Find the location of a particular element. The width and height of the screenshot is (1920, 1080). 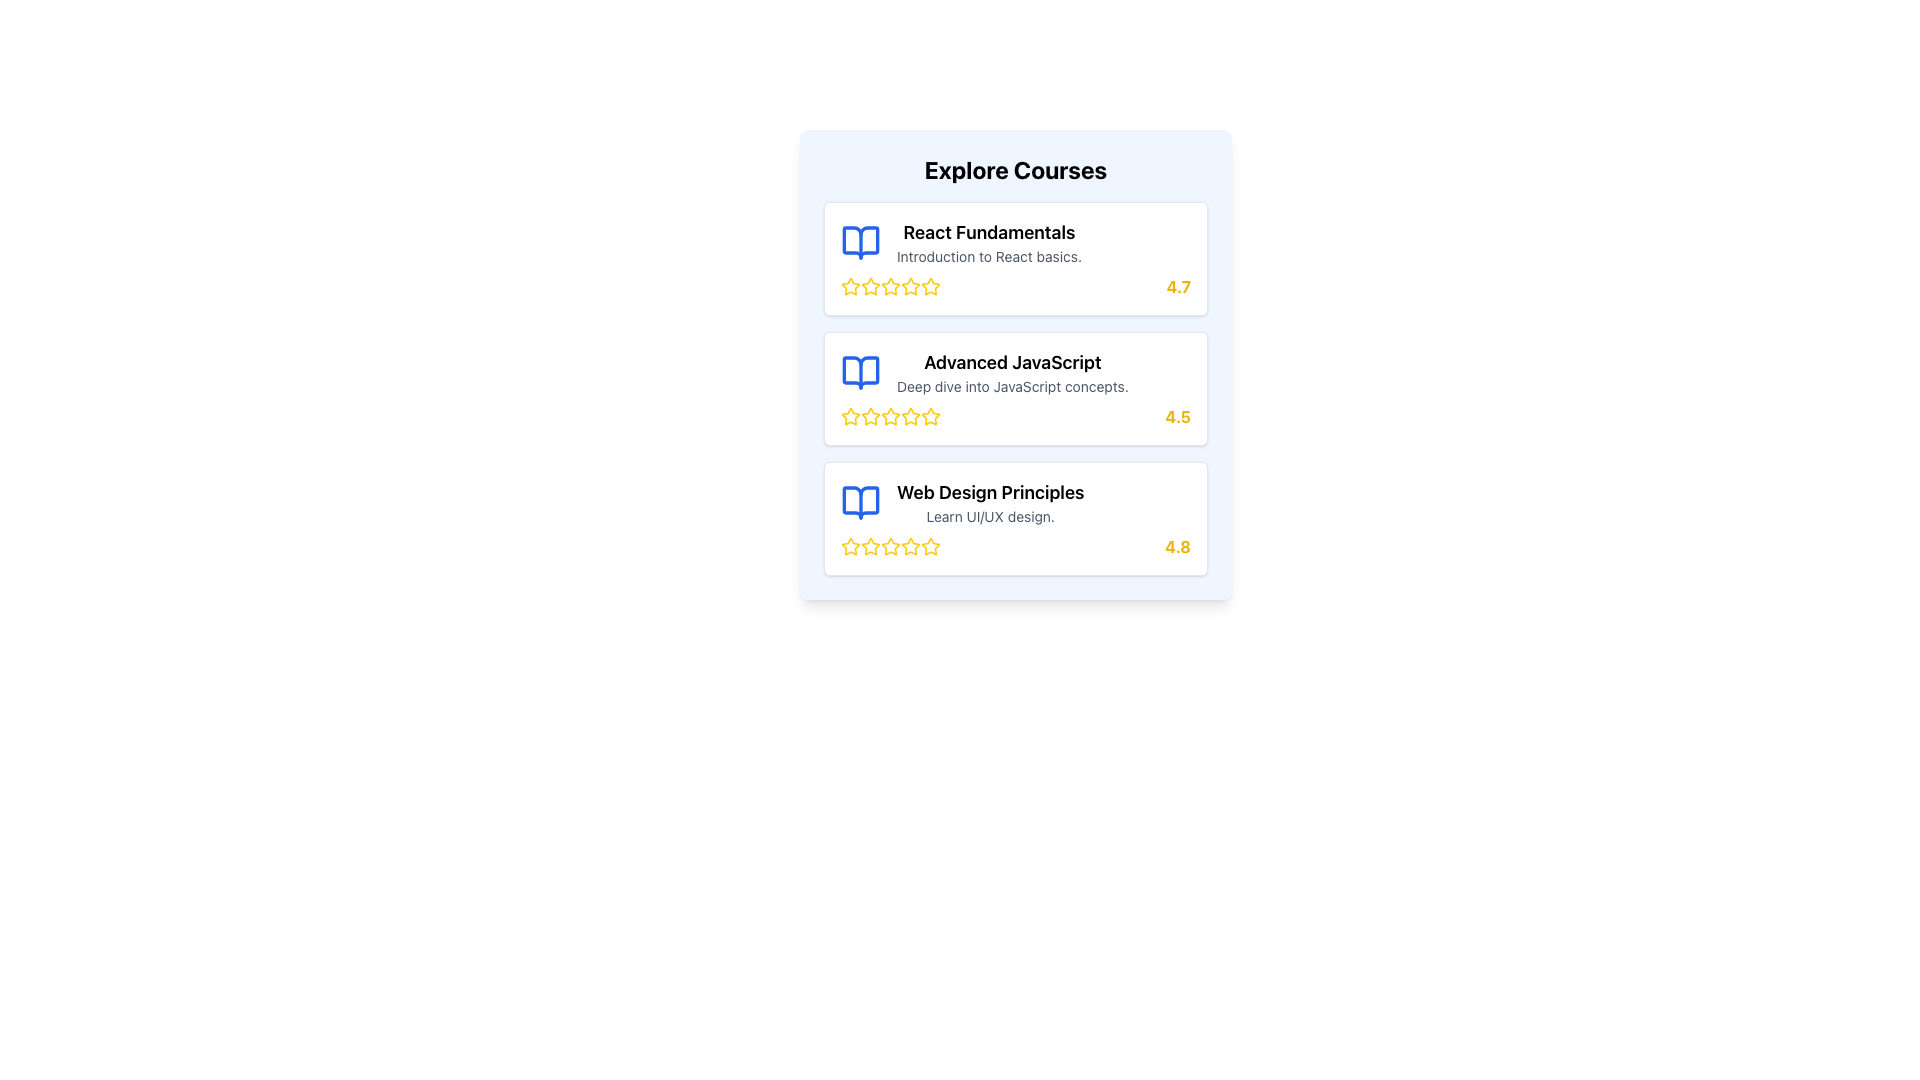

the third yellow star icon in the rating system for the 'Advanced JavaScript' course card, which is part of a five-star rating display is located at coordinates (890, 415).